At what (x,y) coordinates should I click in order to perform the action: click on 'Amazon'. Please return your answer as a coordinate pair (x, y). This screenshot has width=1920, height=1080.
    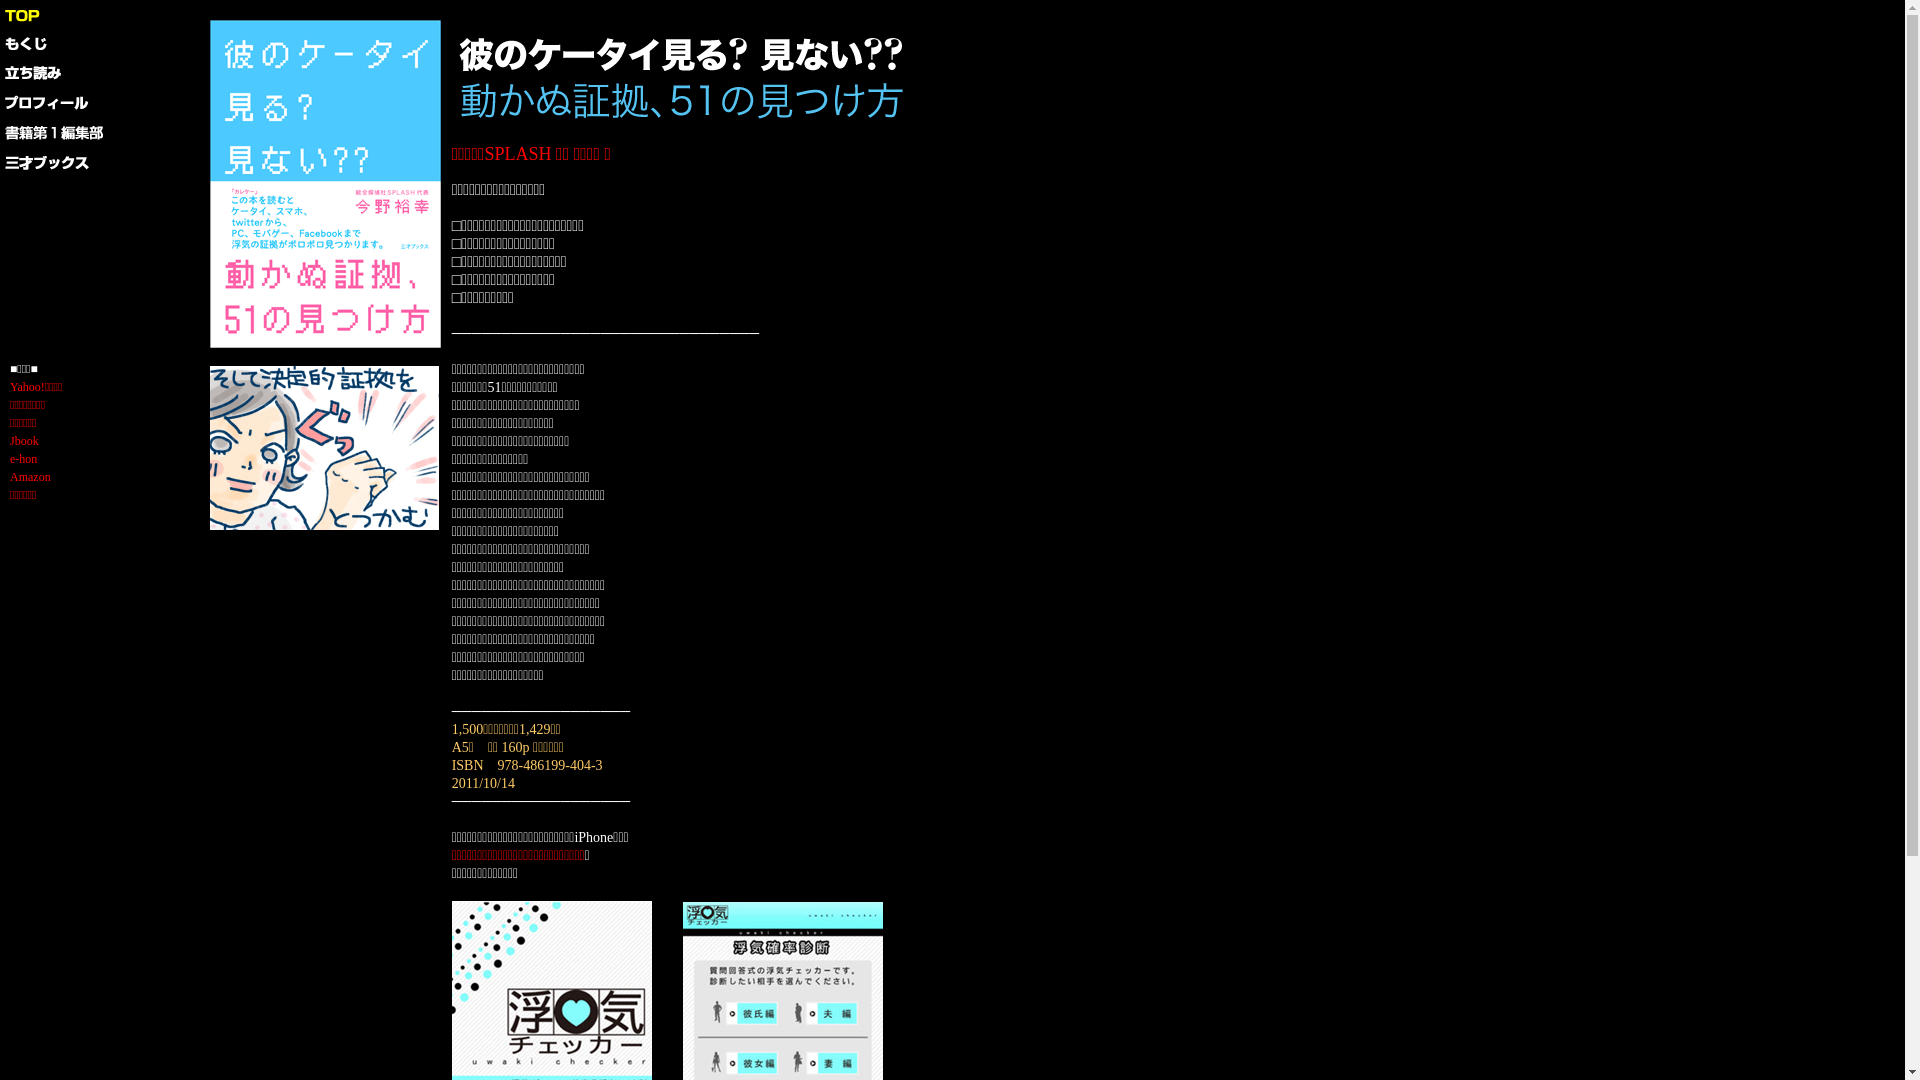
    Looking at the image, I should click on (30, 477).